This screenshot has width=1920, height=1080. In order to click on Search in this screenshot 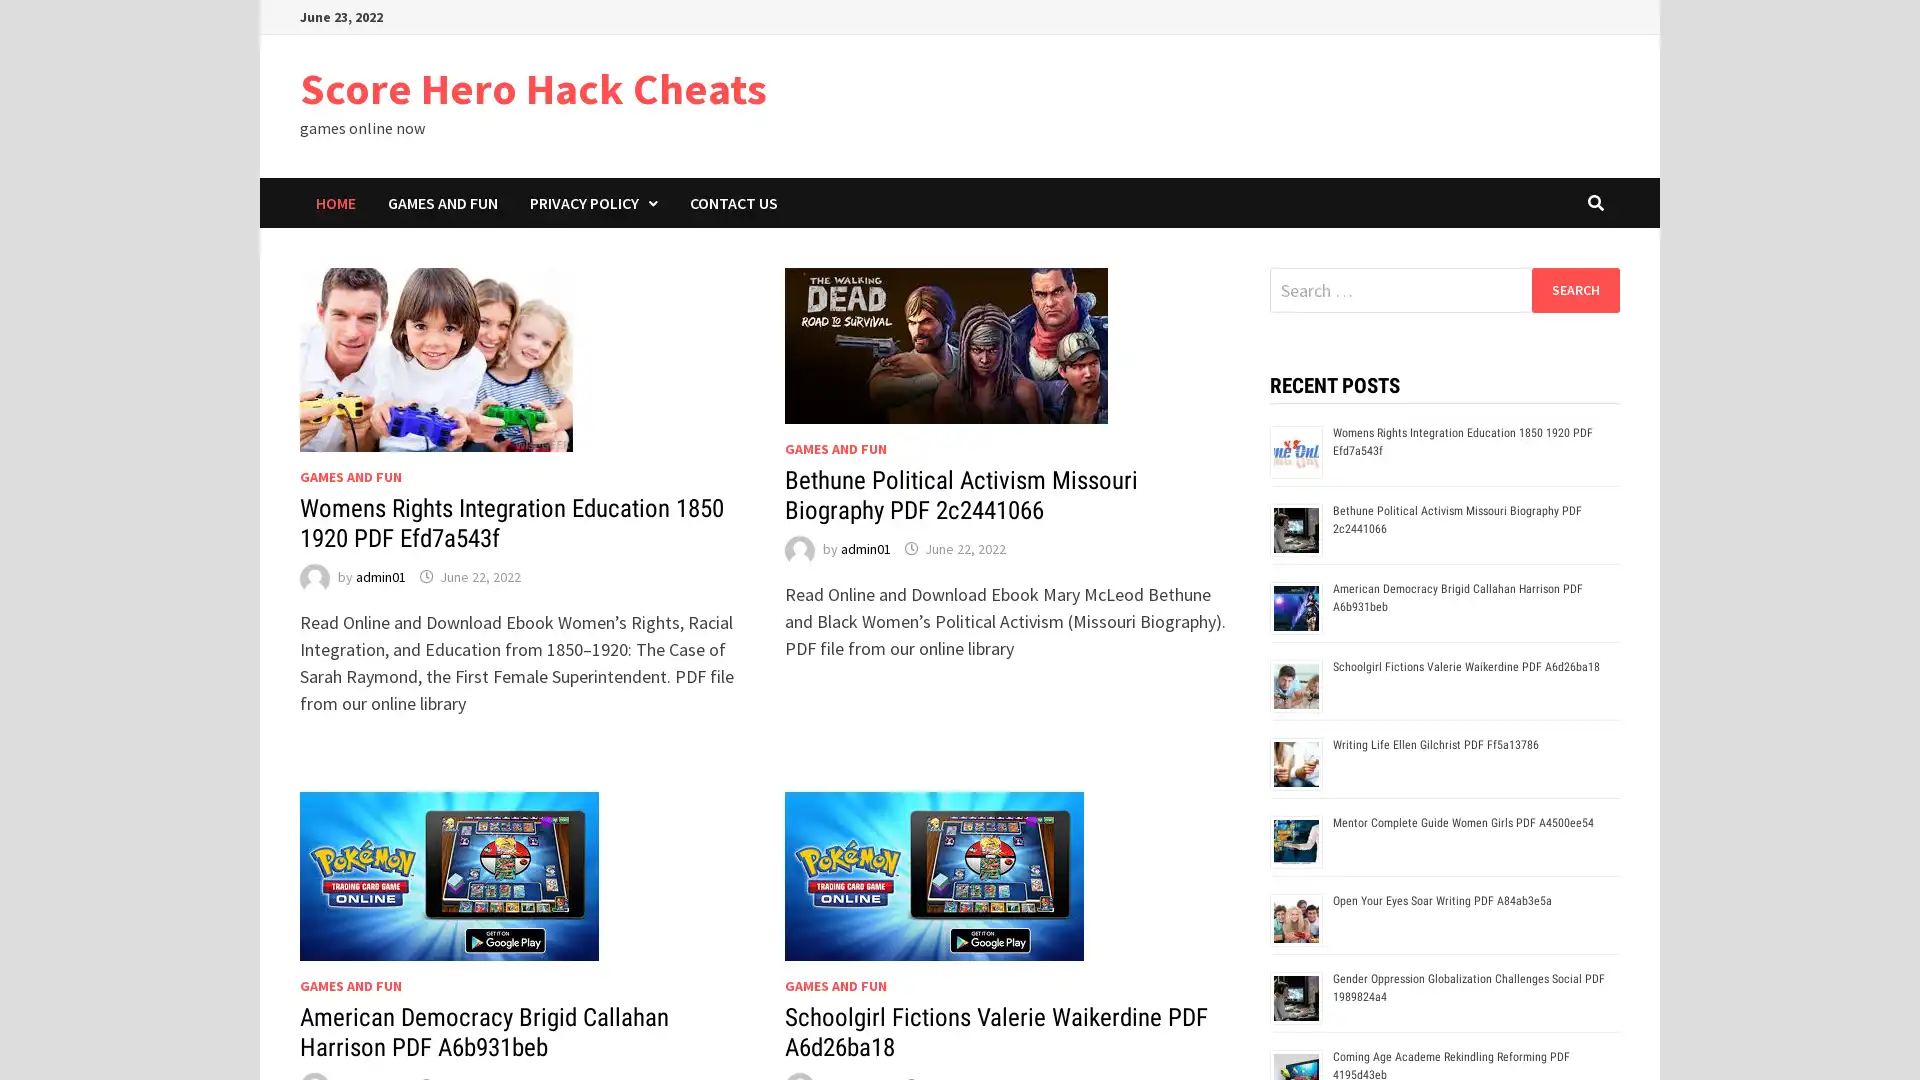, I will do `click(1574, 289)`.